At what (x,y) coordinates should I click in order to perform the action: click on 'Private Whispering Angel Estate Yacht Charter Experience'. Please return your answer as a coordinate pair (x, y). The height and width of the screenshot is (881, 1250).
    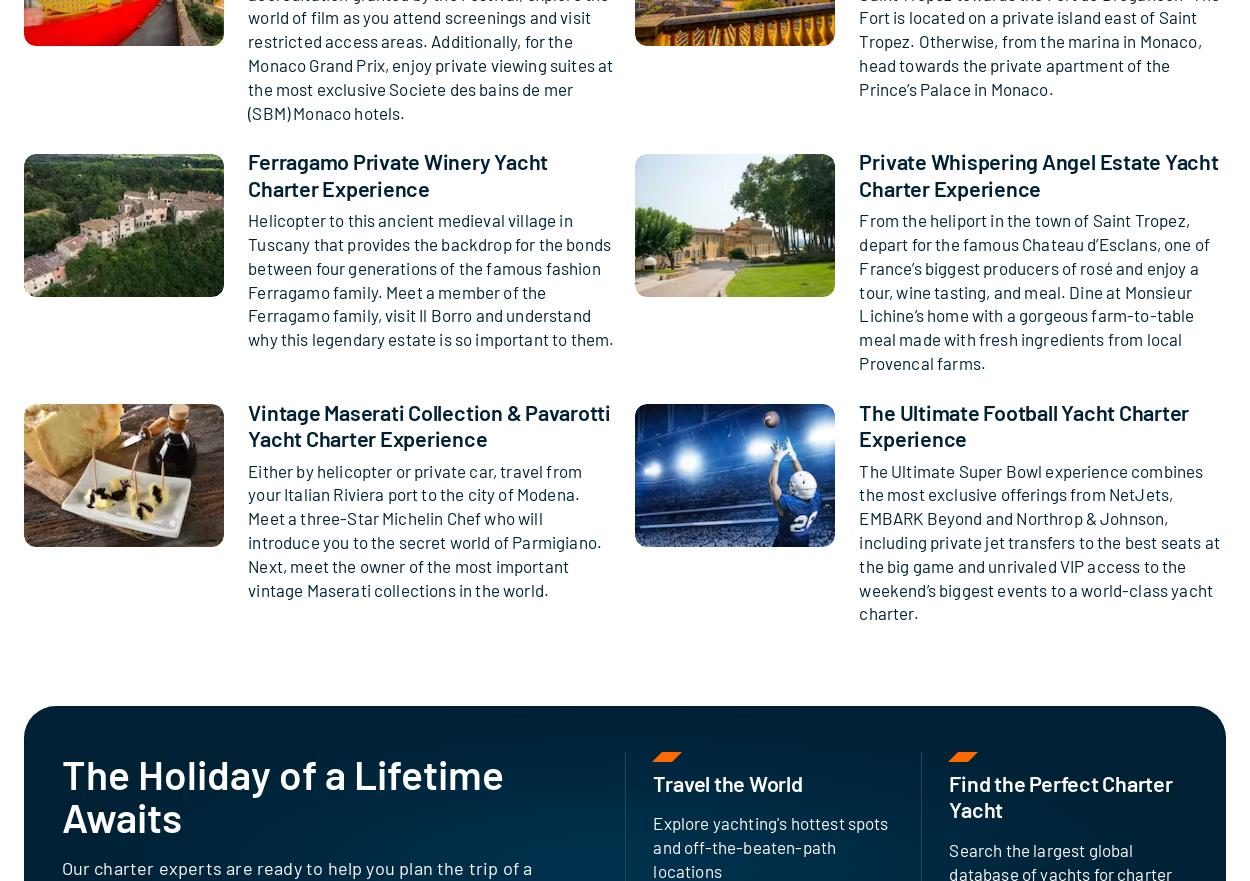
    Looking at the image, I should click on (1038, 173).